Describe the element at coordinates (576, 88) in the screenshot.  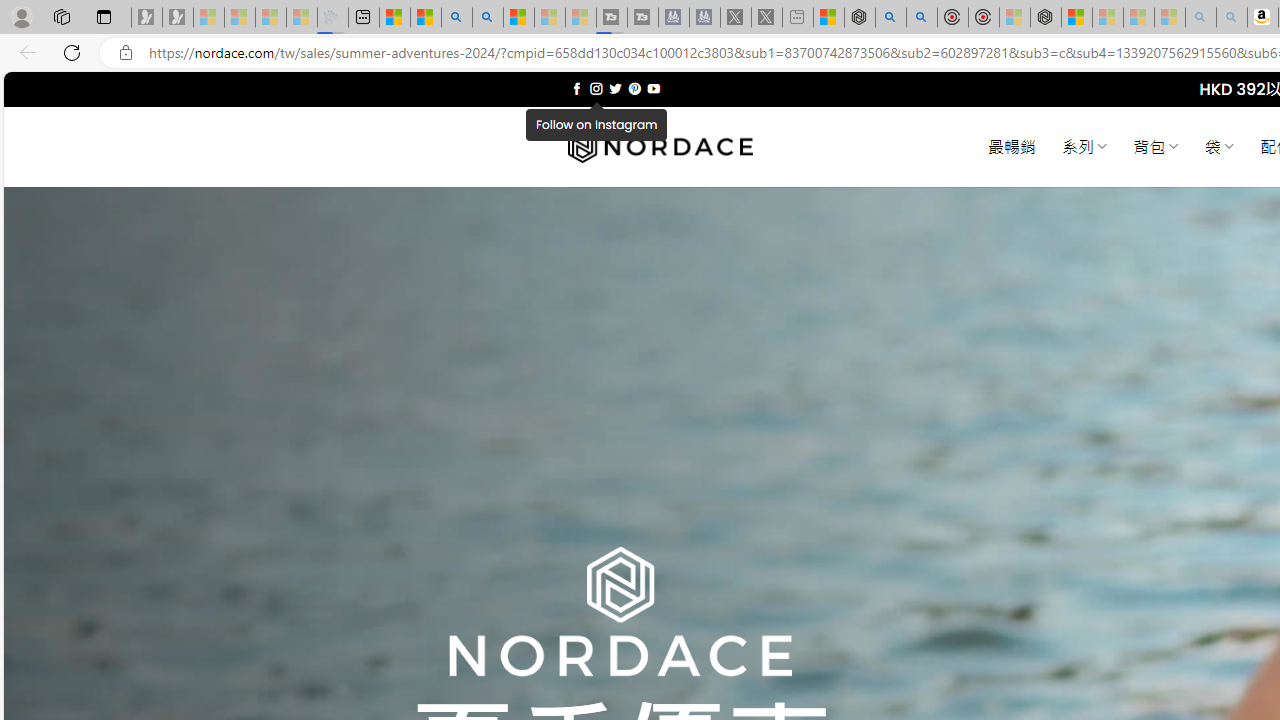
I see `'Follow on Facebook'` at that location.